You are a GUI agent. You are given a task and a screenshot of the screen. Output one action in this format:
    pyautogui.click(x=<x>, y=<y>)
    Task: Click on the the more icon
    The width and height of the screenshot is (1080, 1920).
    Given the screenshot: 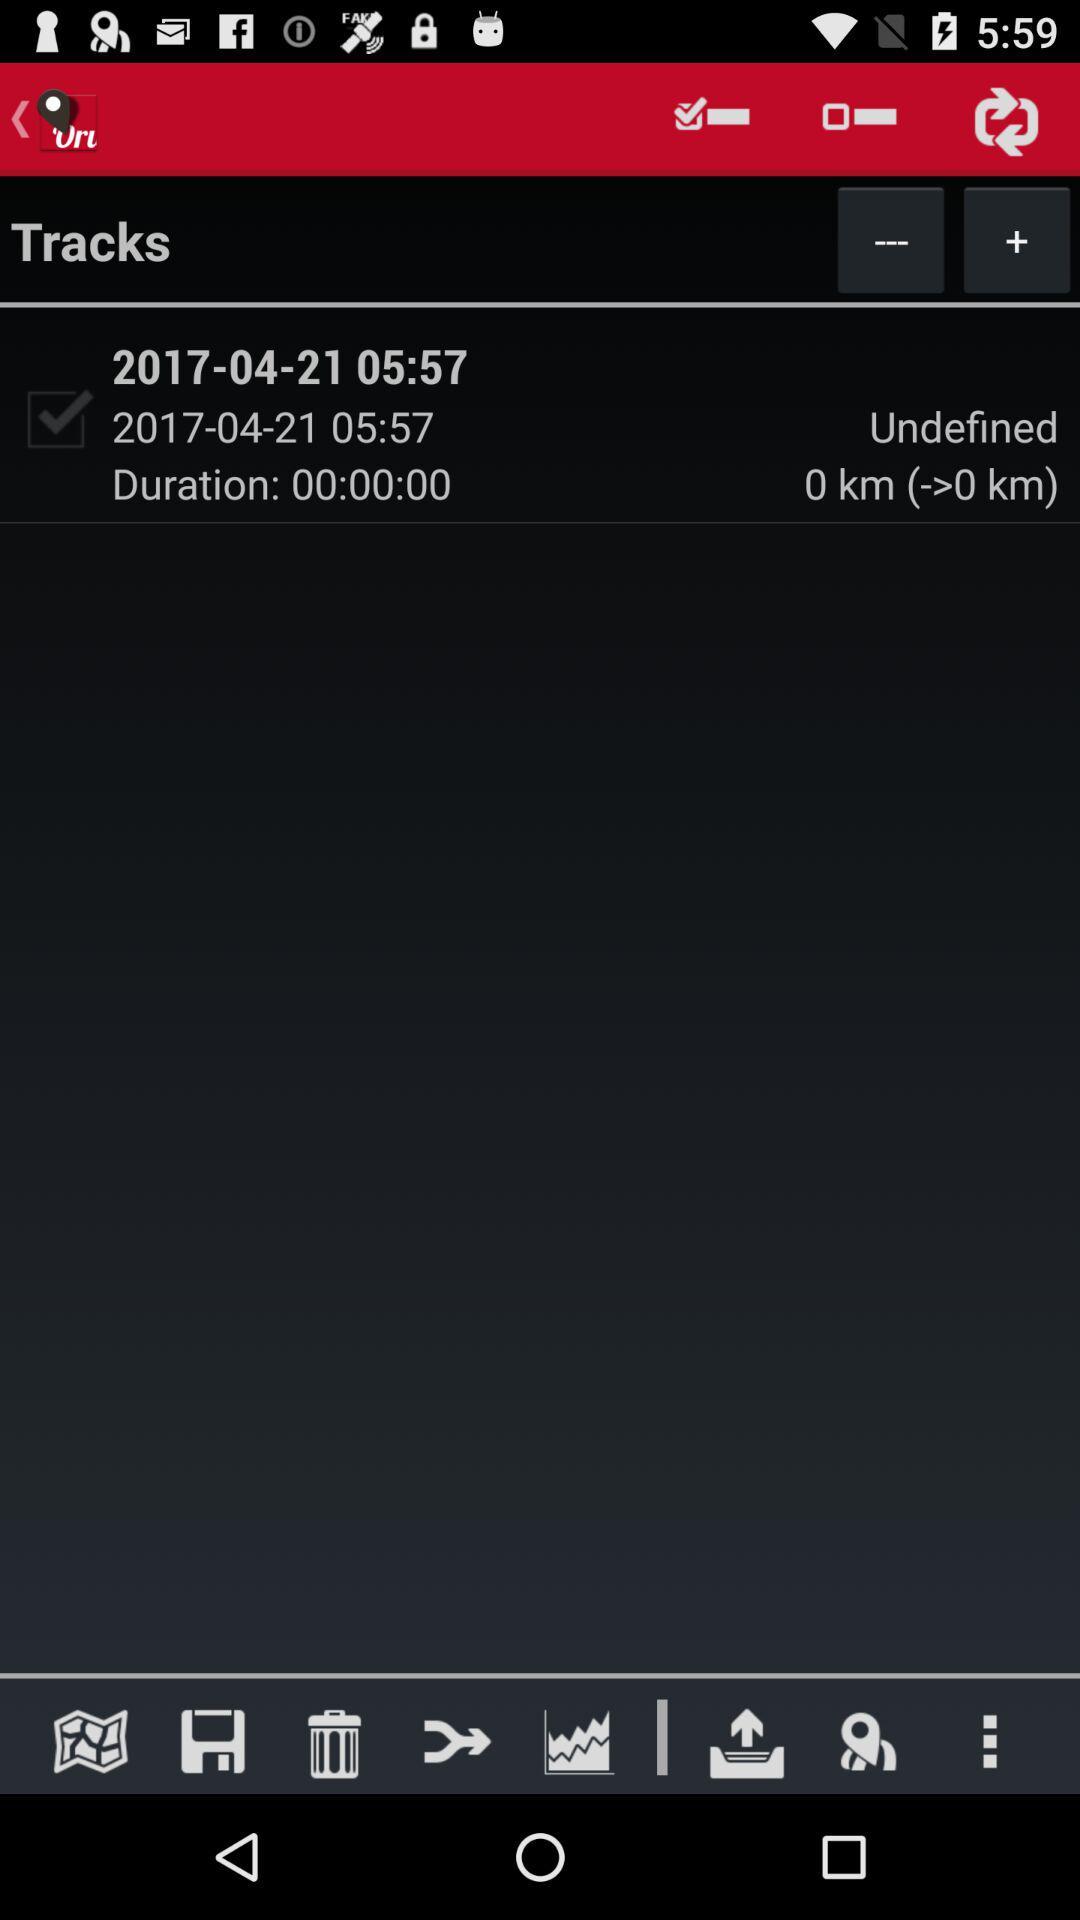 What is the action you would take?
    pyautogui.click(x=990, y=1862)
    